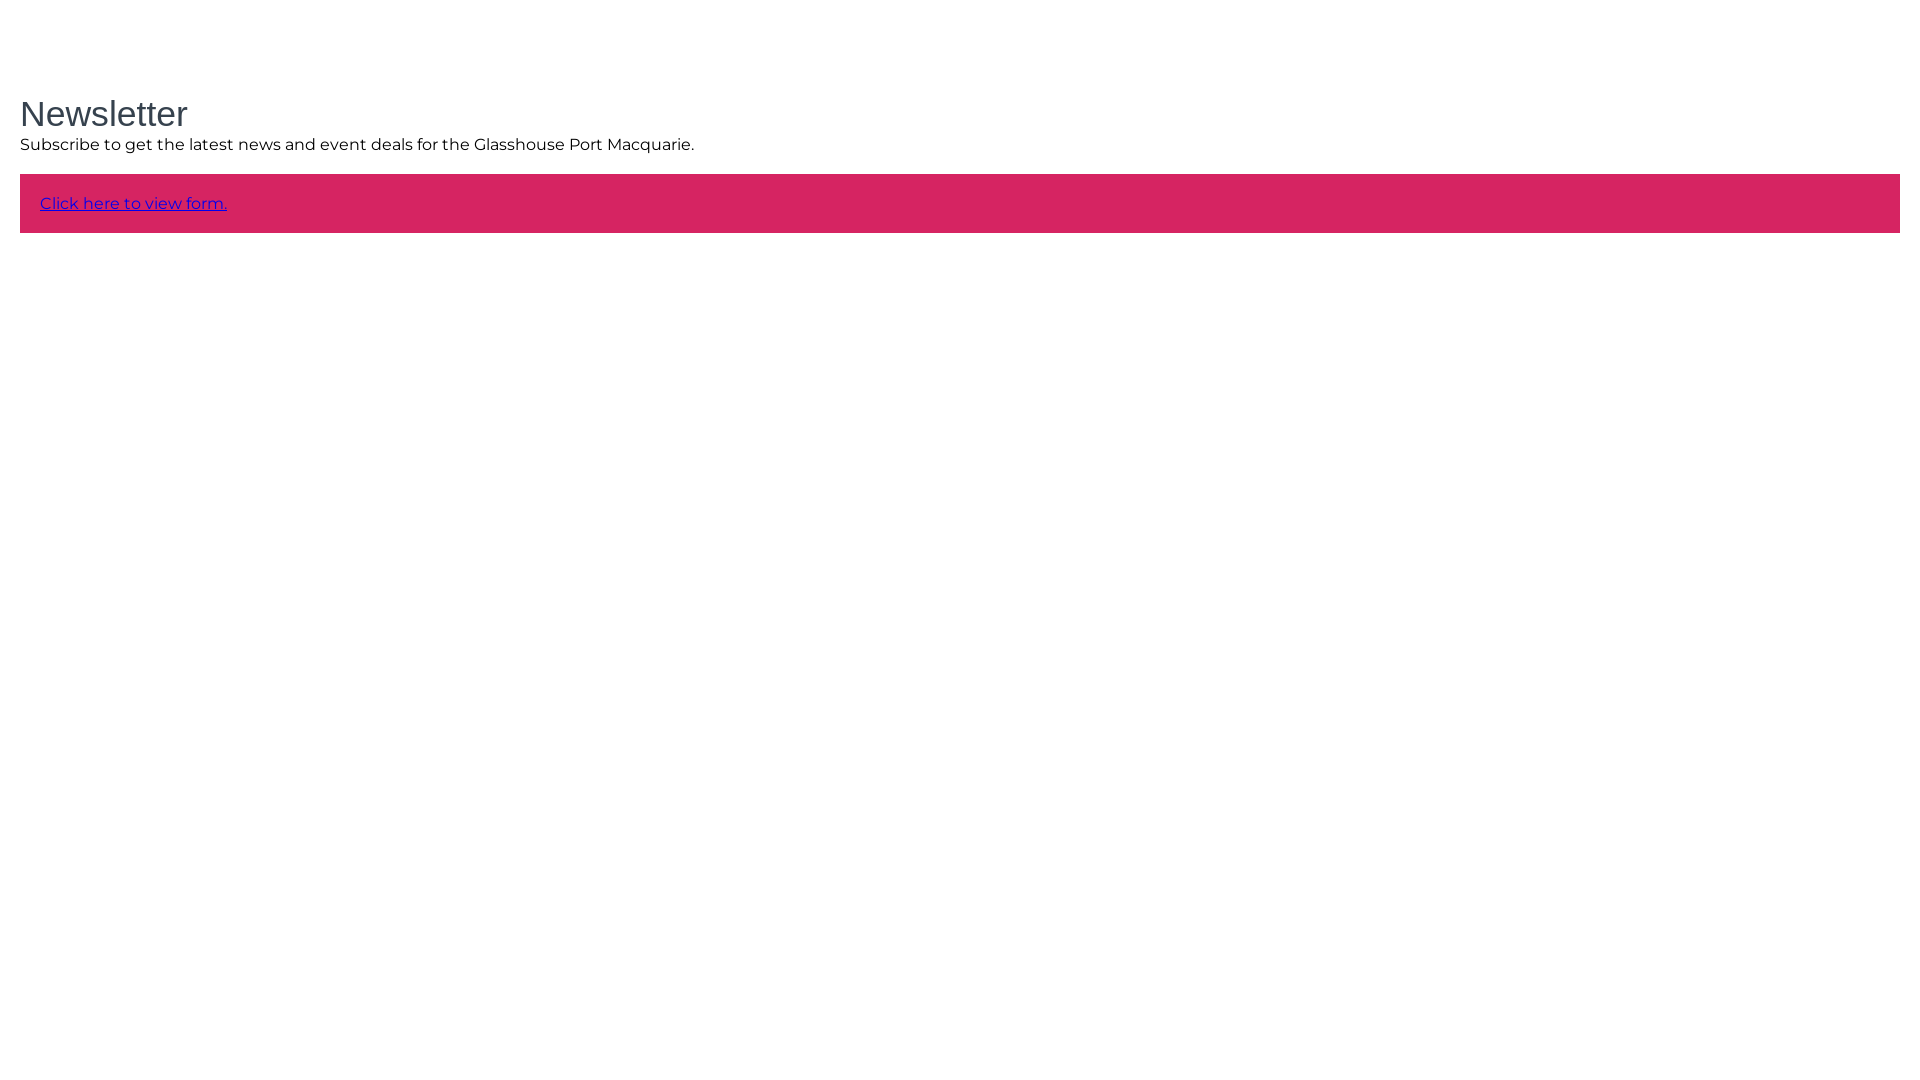  I want to click on 'Click here to view form.', so click(132, 203).